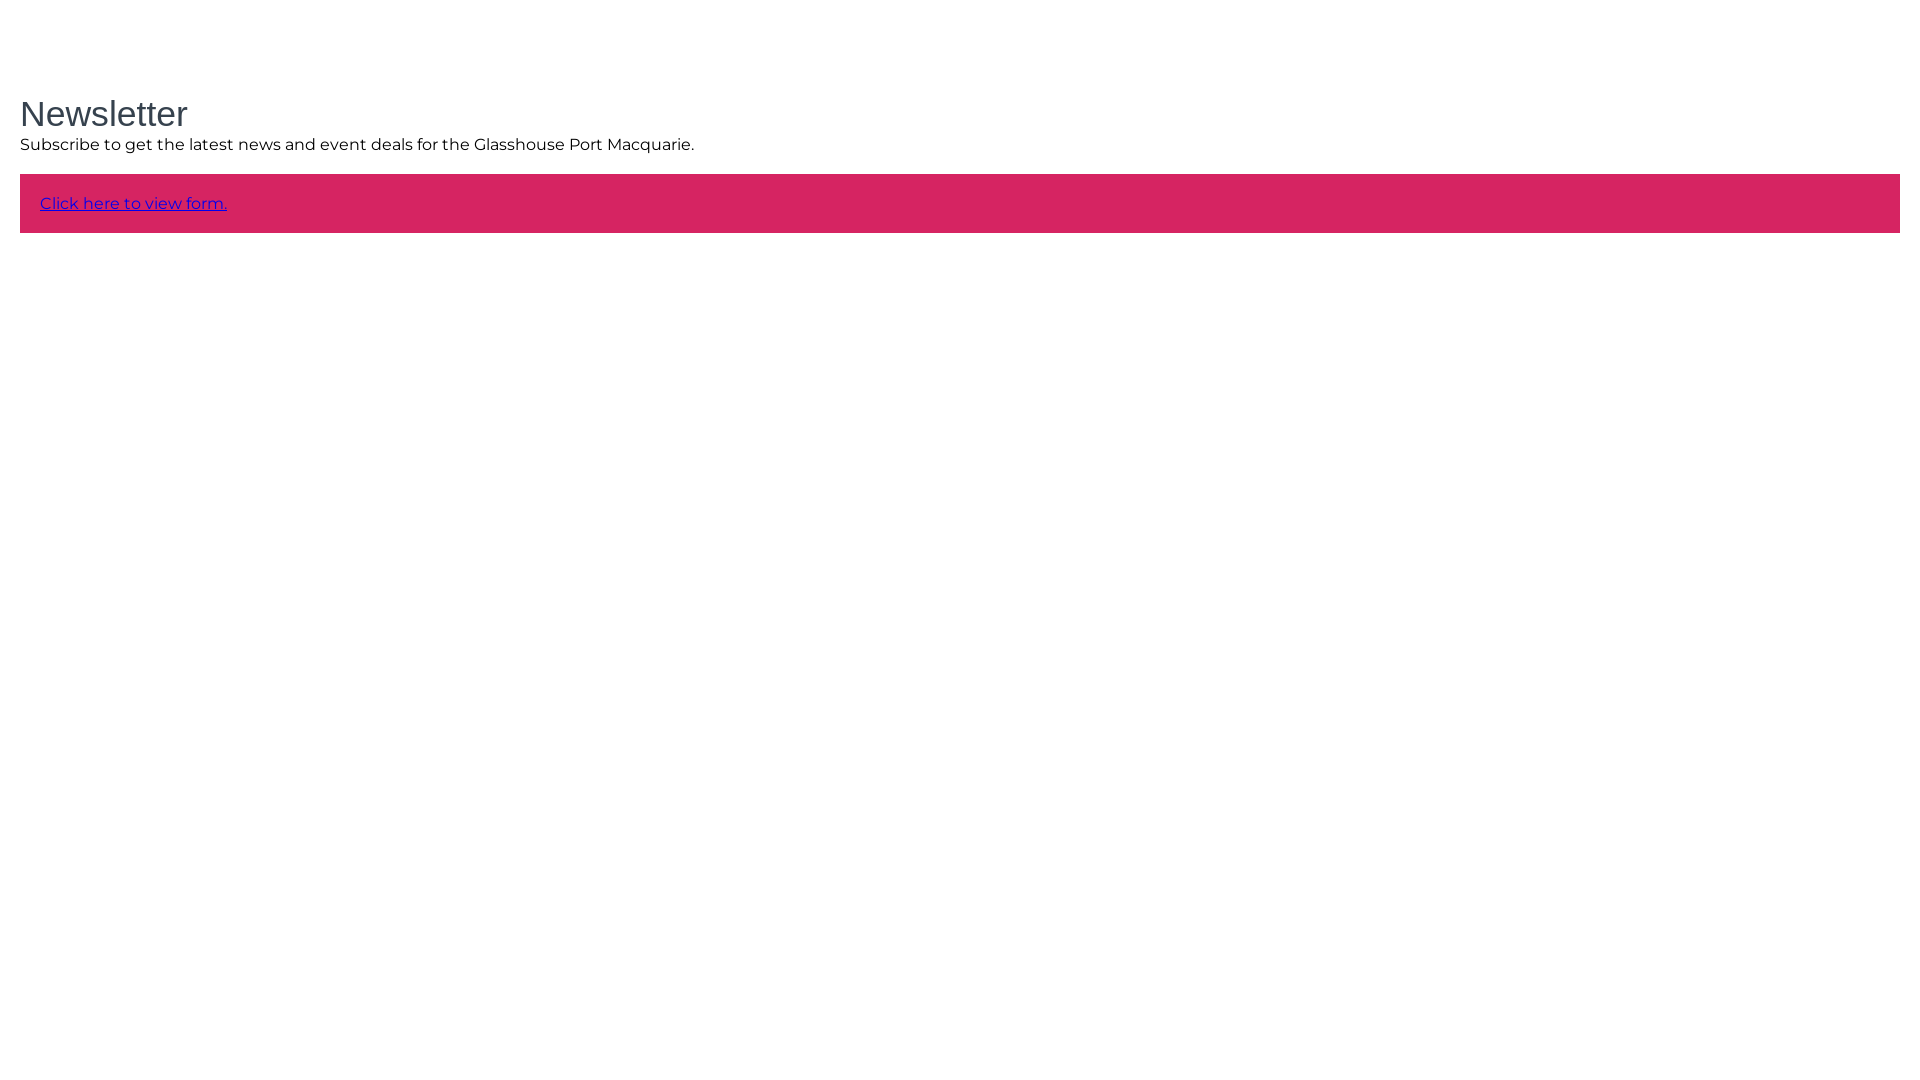  I want to click on 'Click here to view form.', so click(132, 203).